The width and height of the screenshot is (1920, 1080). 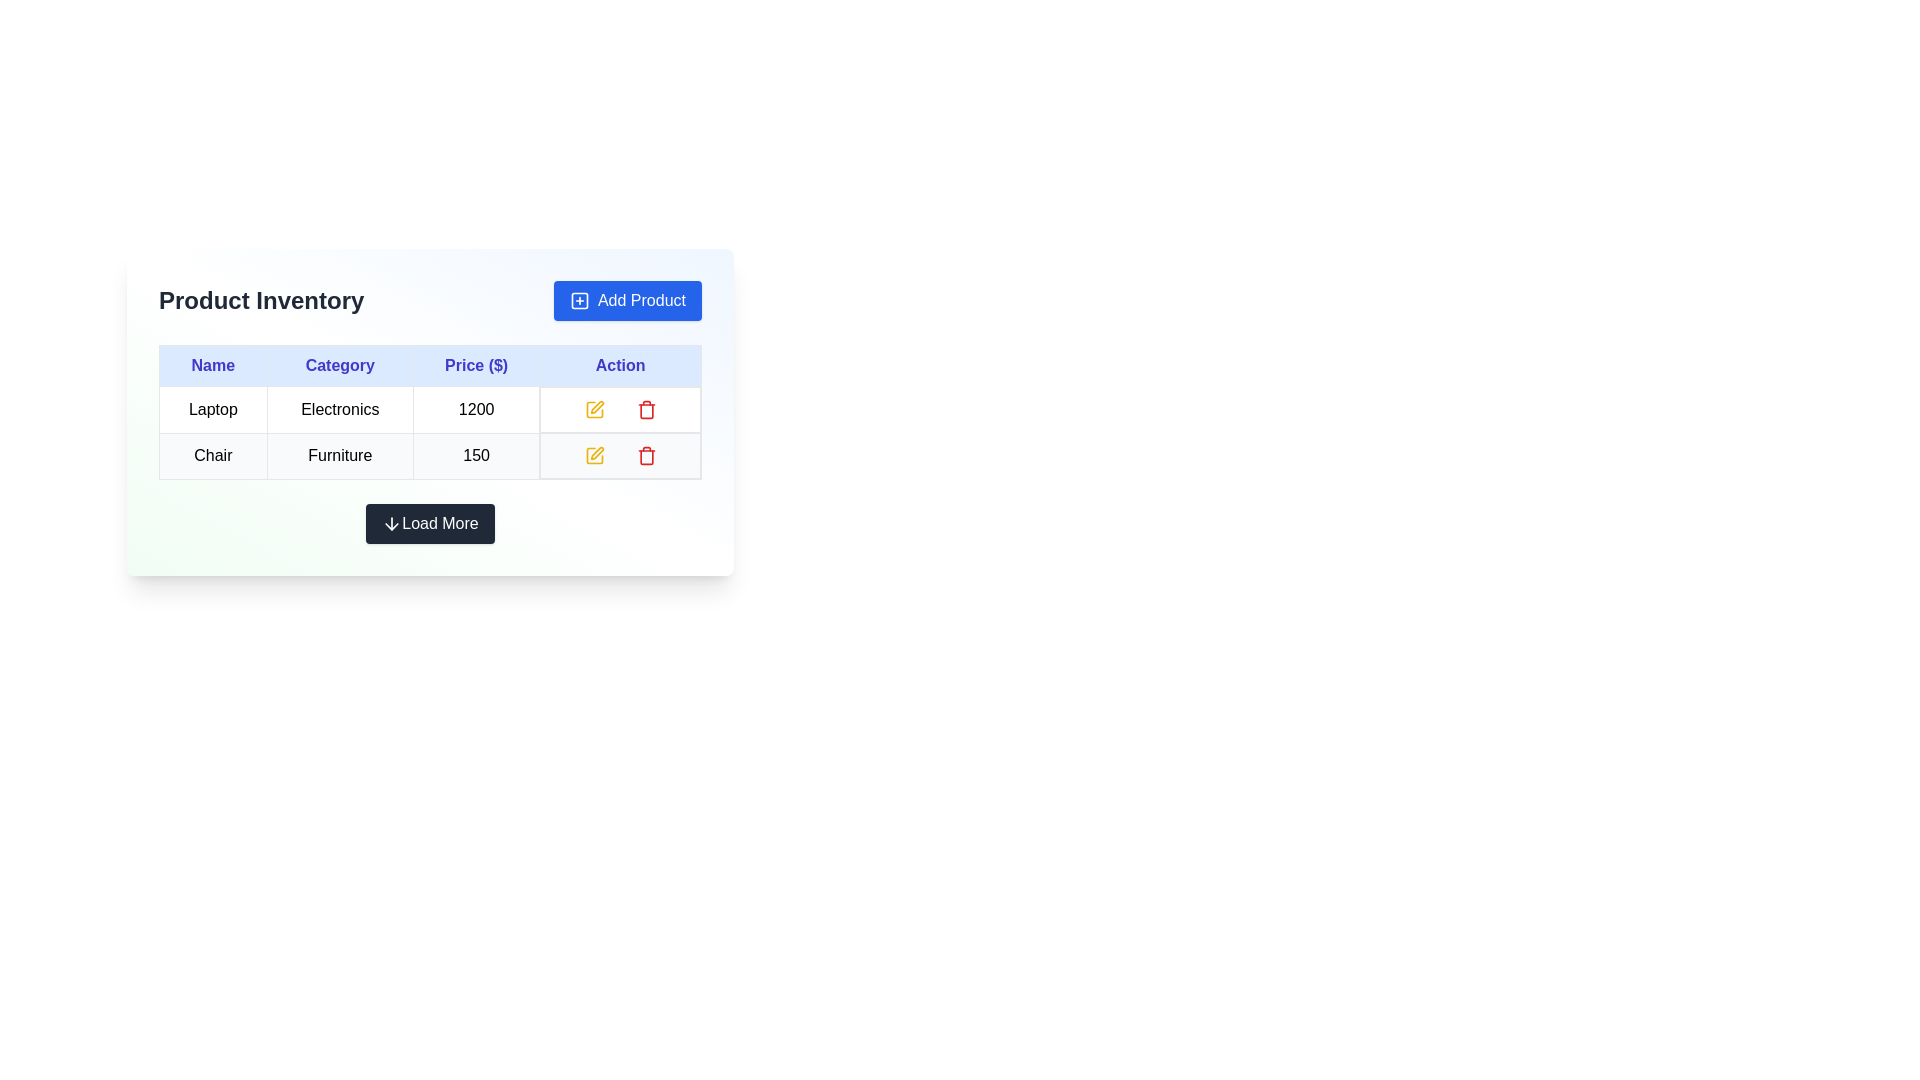 What do you see at coordinates (619, 455) in the screenshot?
I see `the action icons in the last row of the table, specifically the yellow pencil icon for editing and the red trash bin icon for deletion` at bounding box center [619, 455].